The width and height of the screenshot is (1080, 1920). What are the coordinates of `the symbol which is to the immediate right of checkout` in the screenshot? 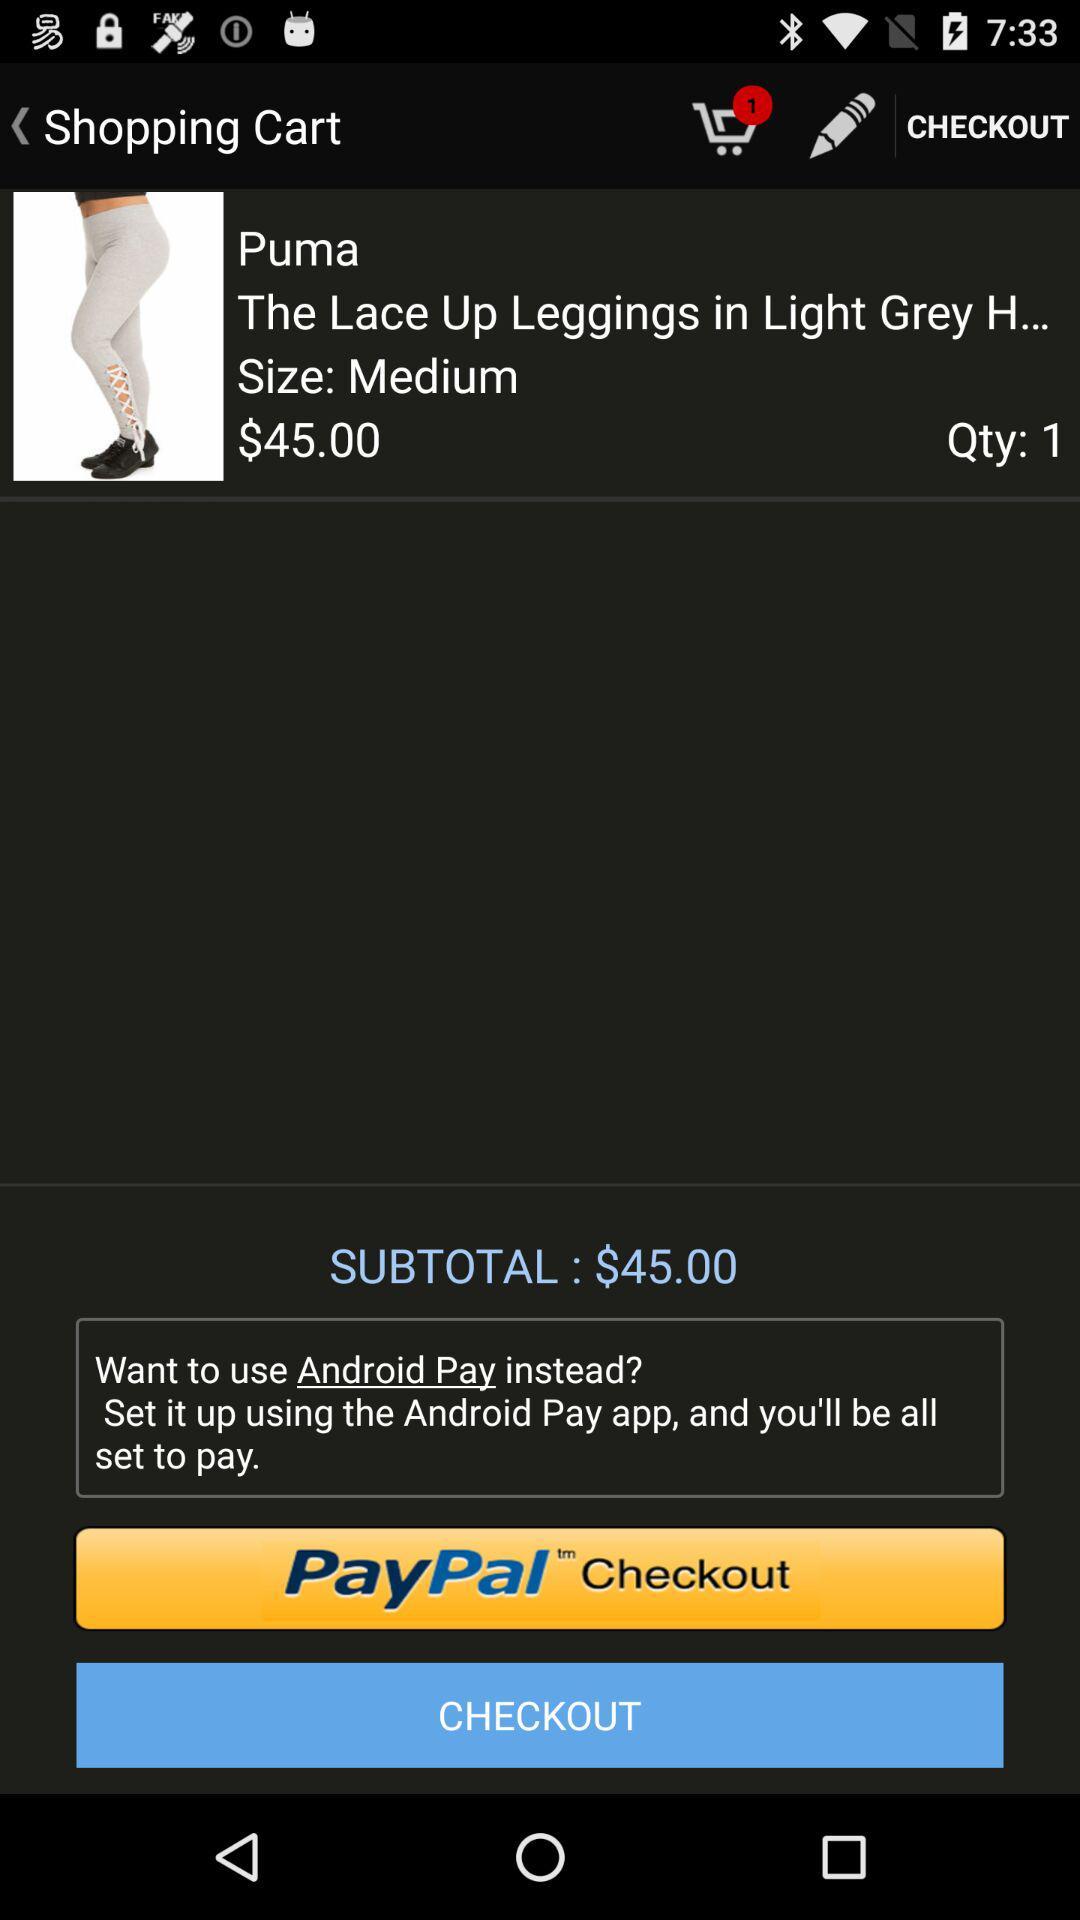 It's located at (842, 125).